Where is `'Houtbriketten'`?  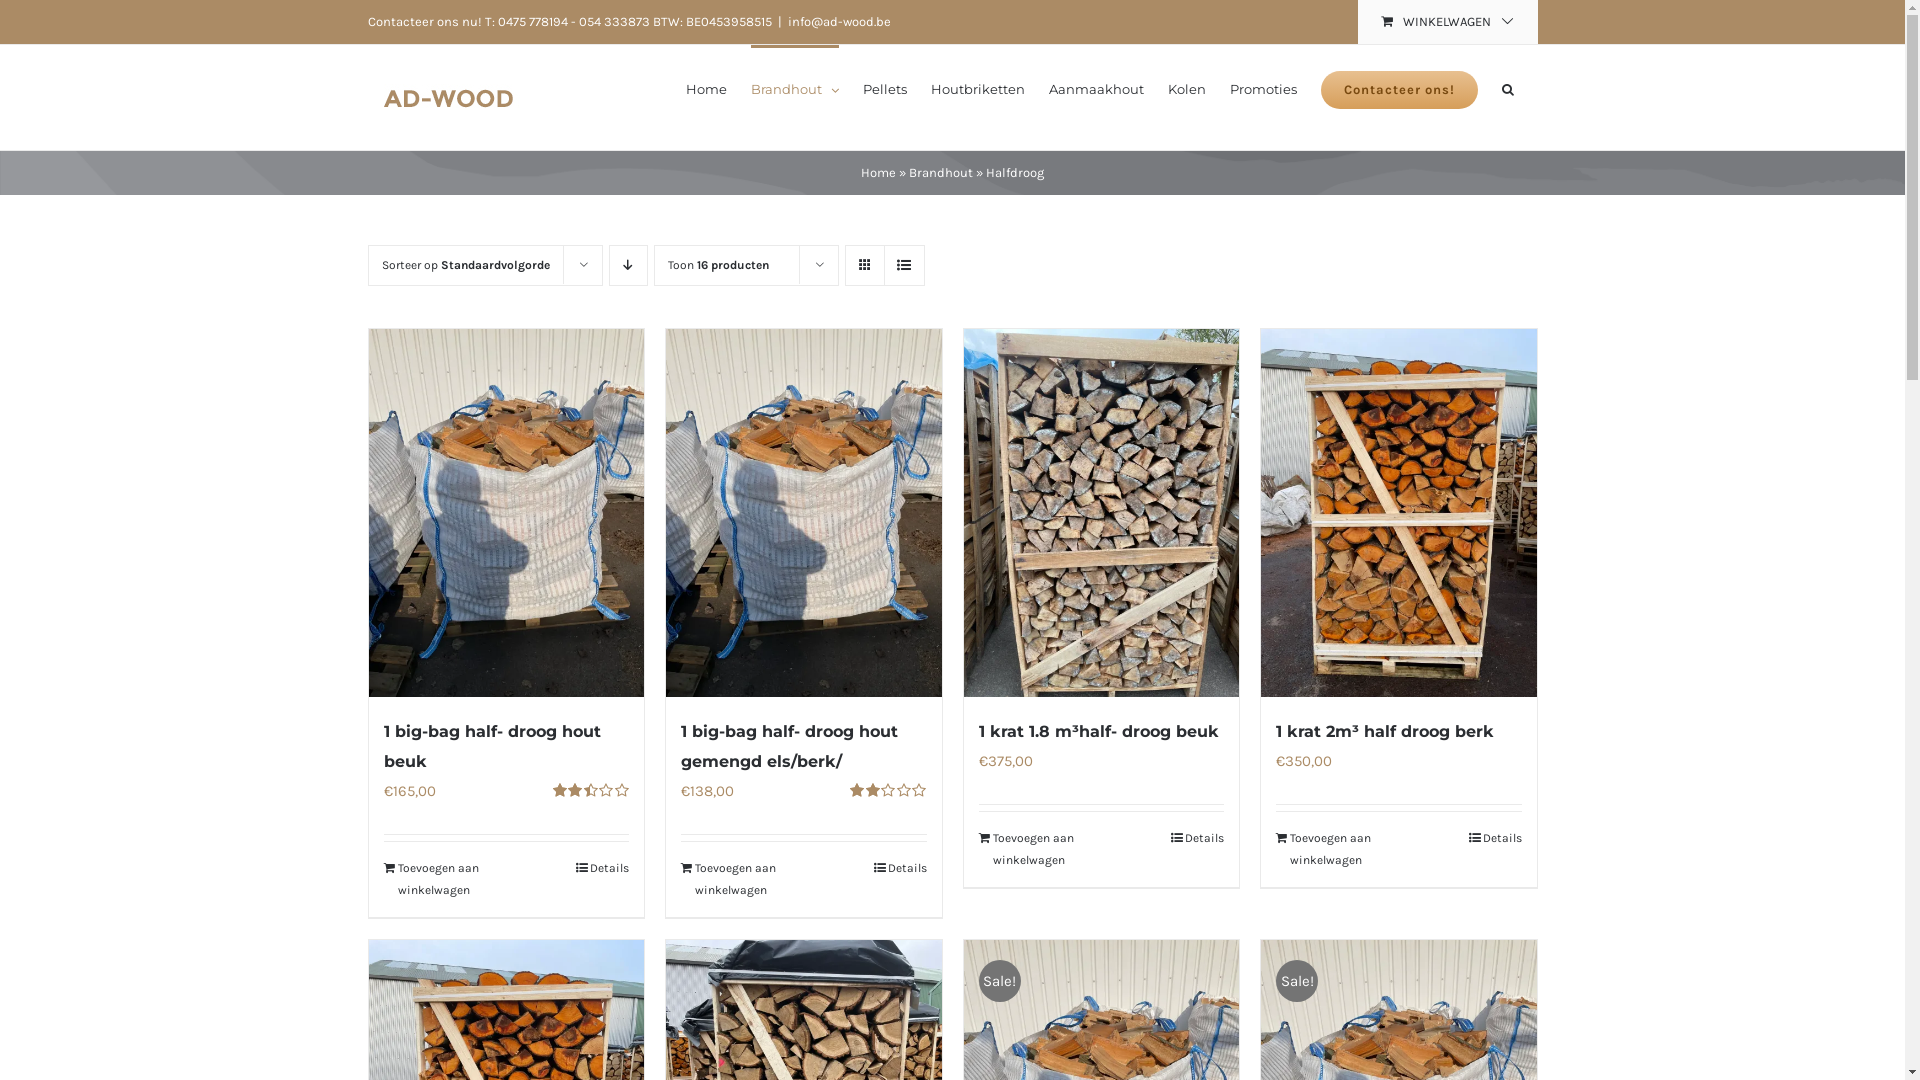
'Houtbriketten' is located at coordinates (977, 87).